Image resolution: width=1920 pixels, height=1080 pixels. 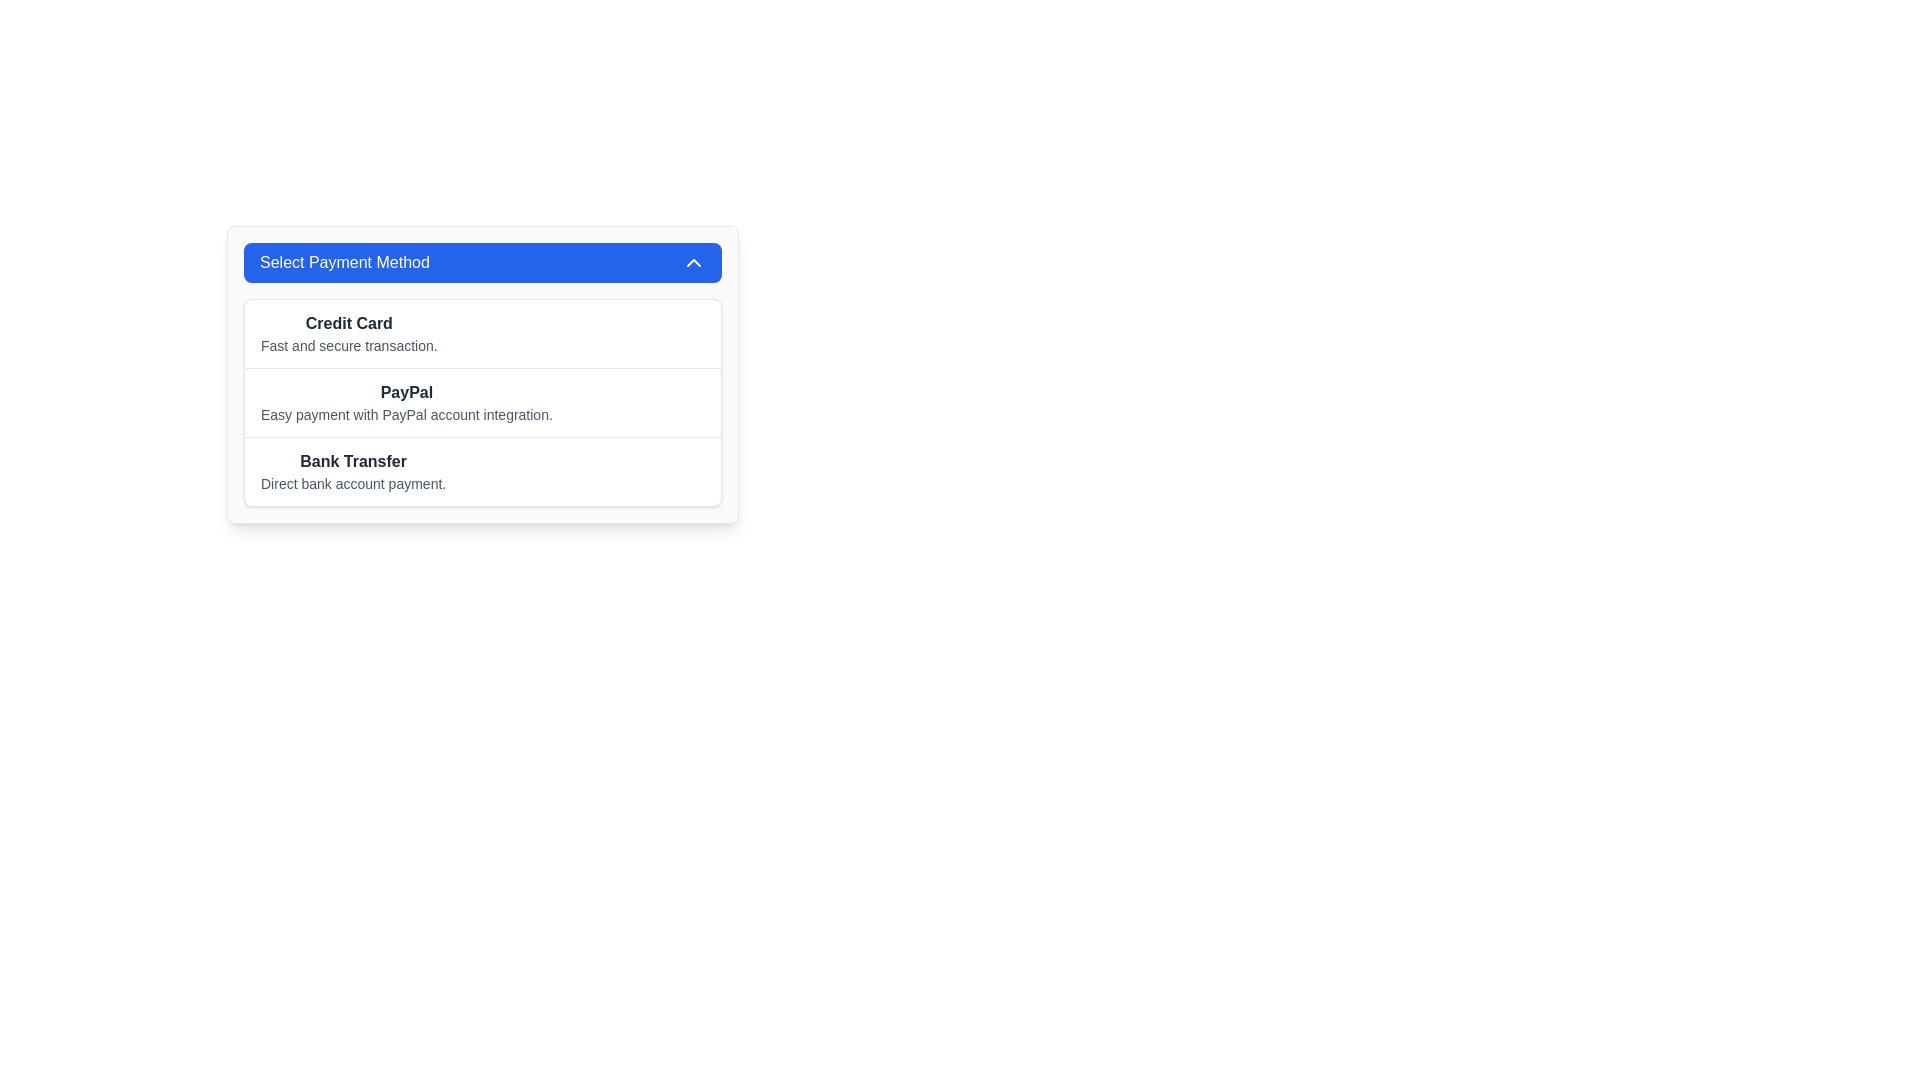 What do you see at coordinates (353, 471) in the screenshot?
I see `the List Item titled 'Bank Transfer' with the description 'Direct bank account payment.'` at bounding box center [353, 471].